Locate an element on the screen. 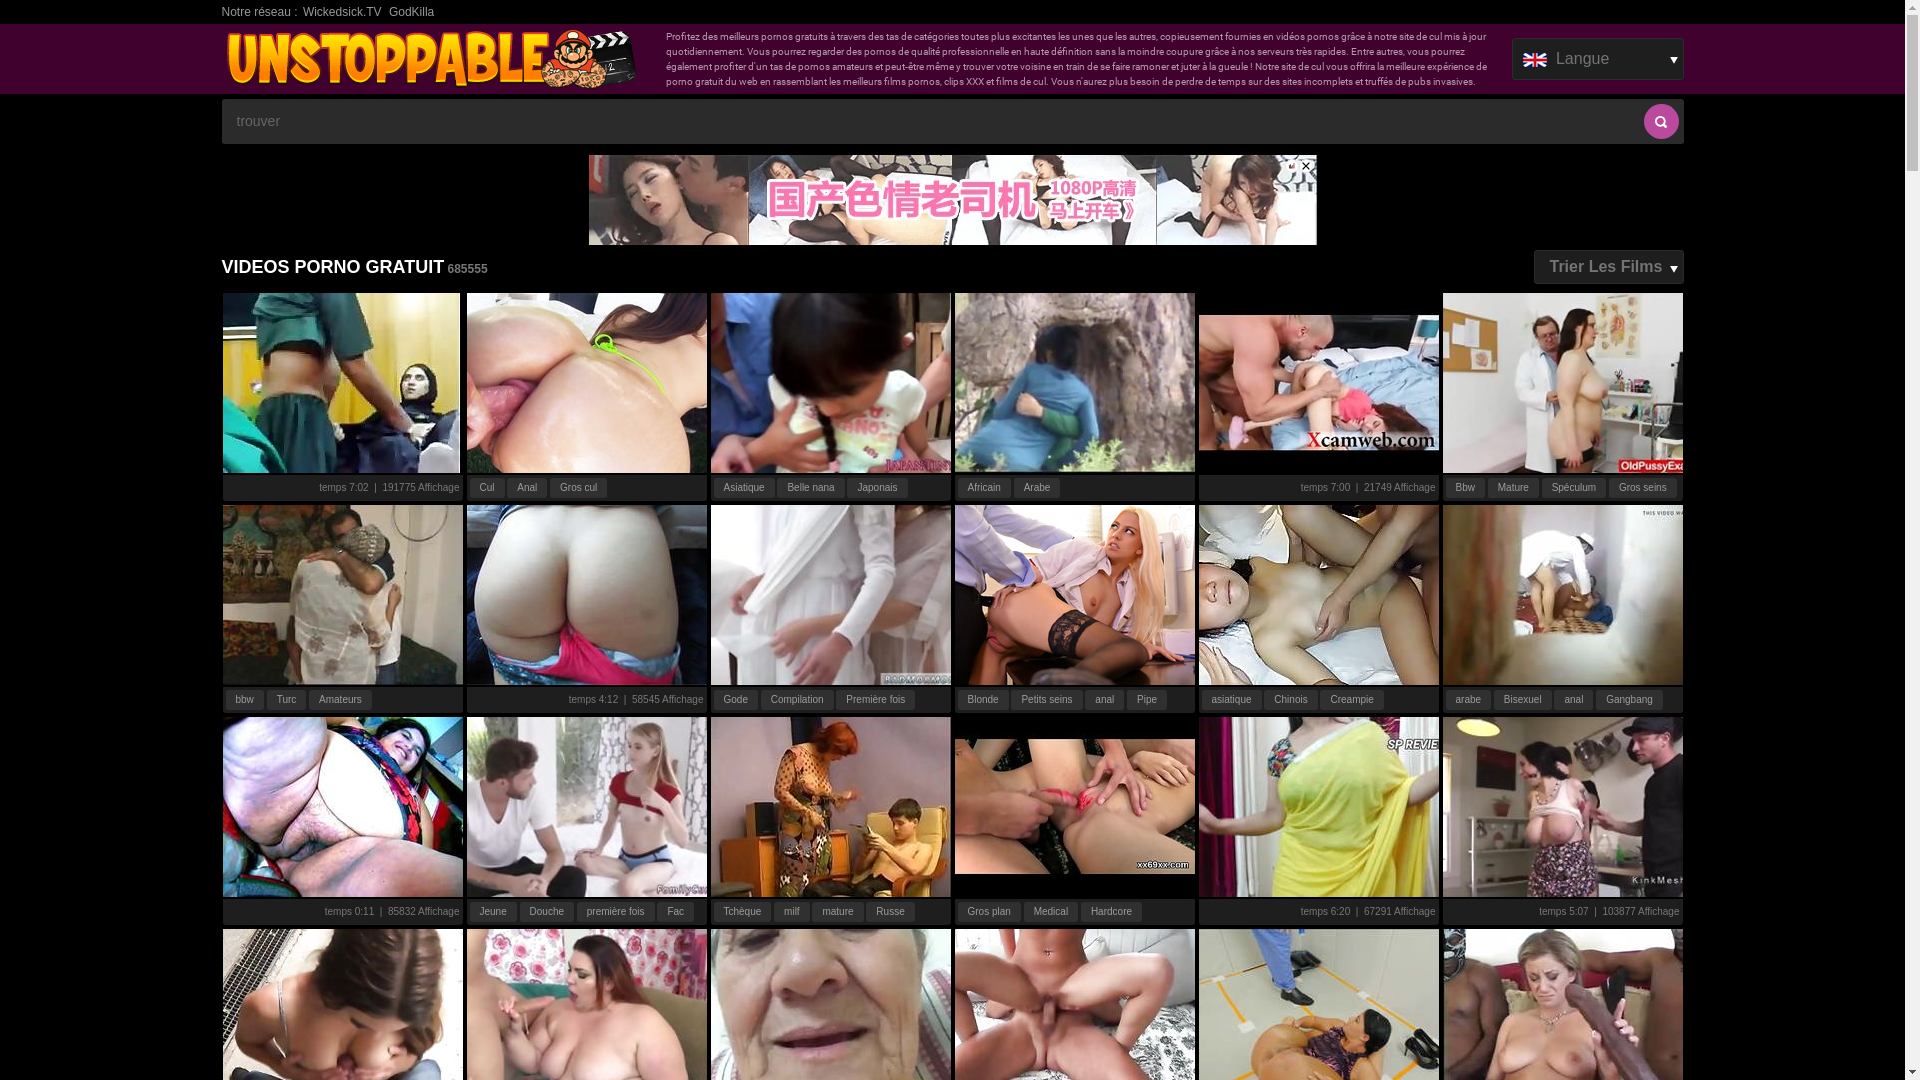 This screenshot has height=1080, width=1920. 'Bisexuel' is located at coordinates (1521, 698).